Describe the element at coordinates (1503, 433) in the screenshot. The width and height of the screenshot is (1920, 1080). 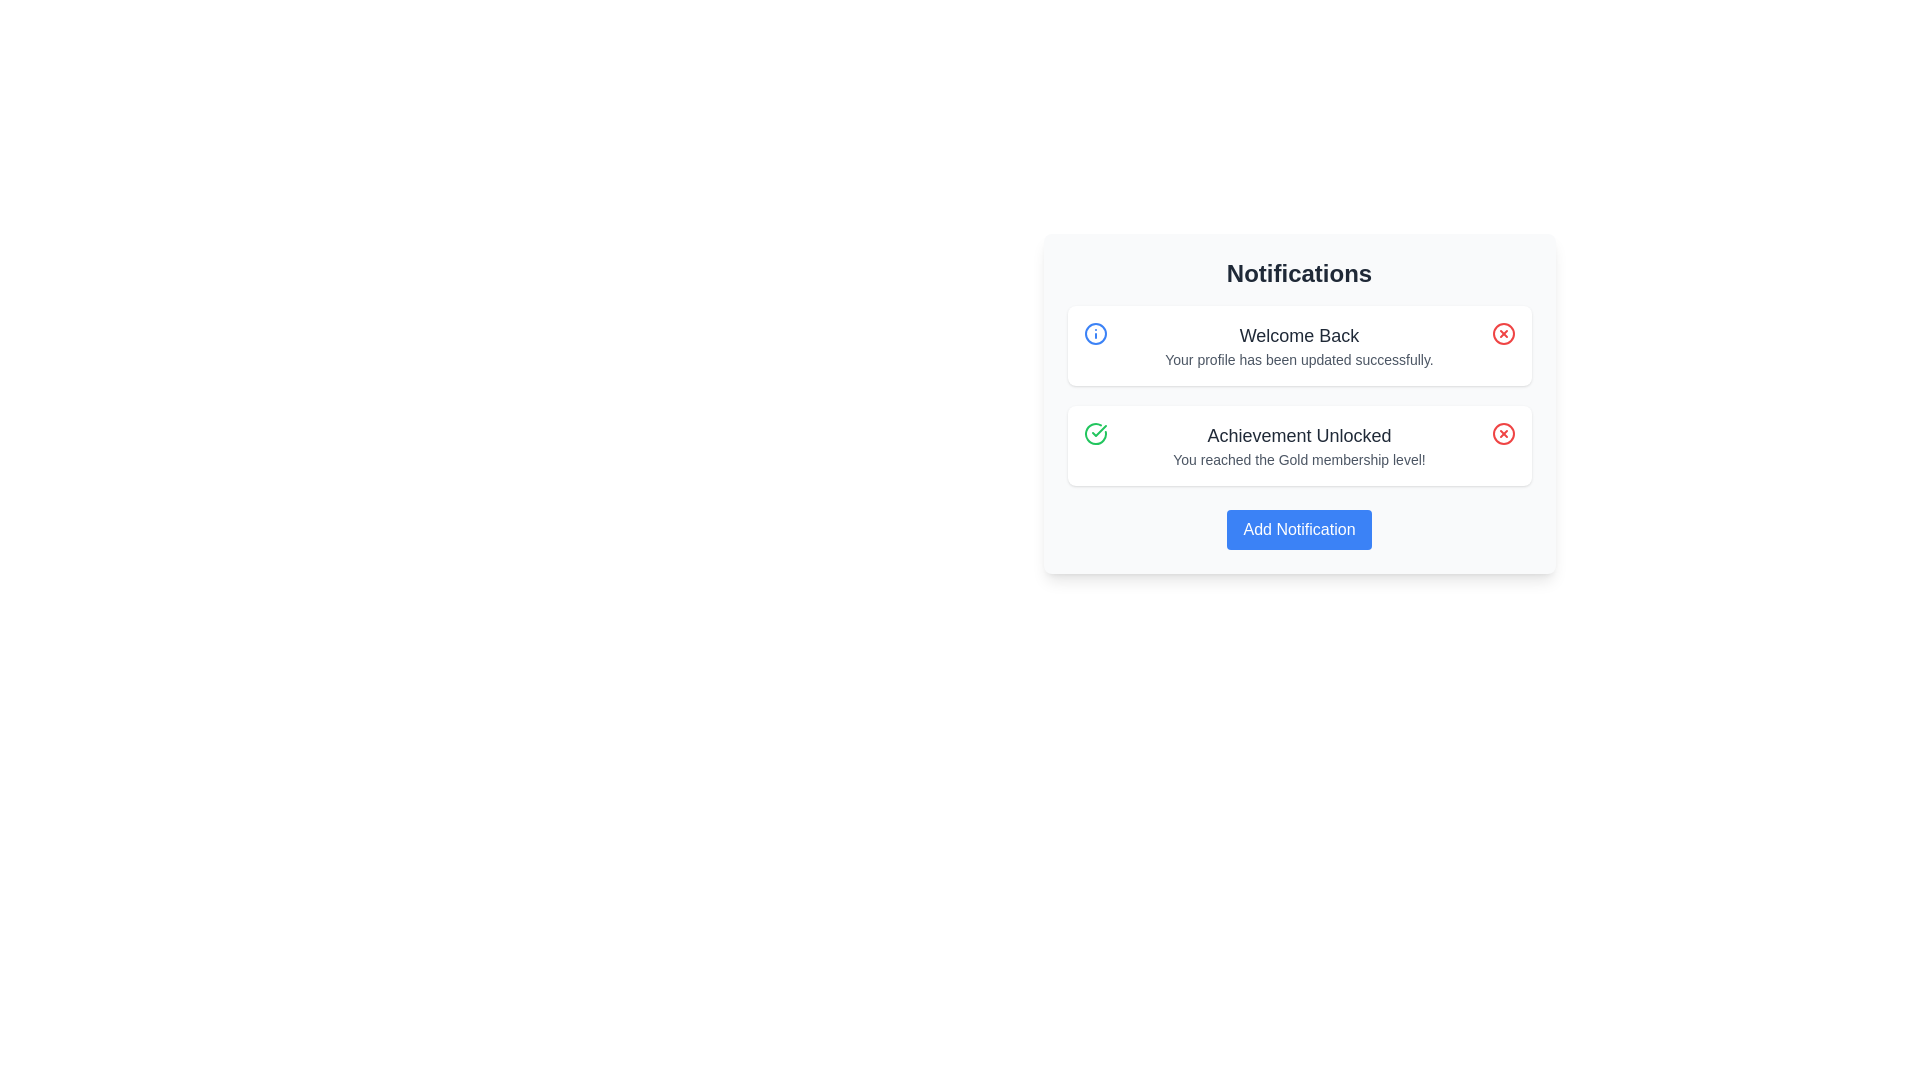
I see `the red circular close button with a white 'X' symbol, located at the far right side of the notification titled 'Achievement Unlocked'` at that location.